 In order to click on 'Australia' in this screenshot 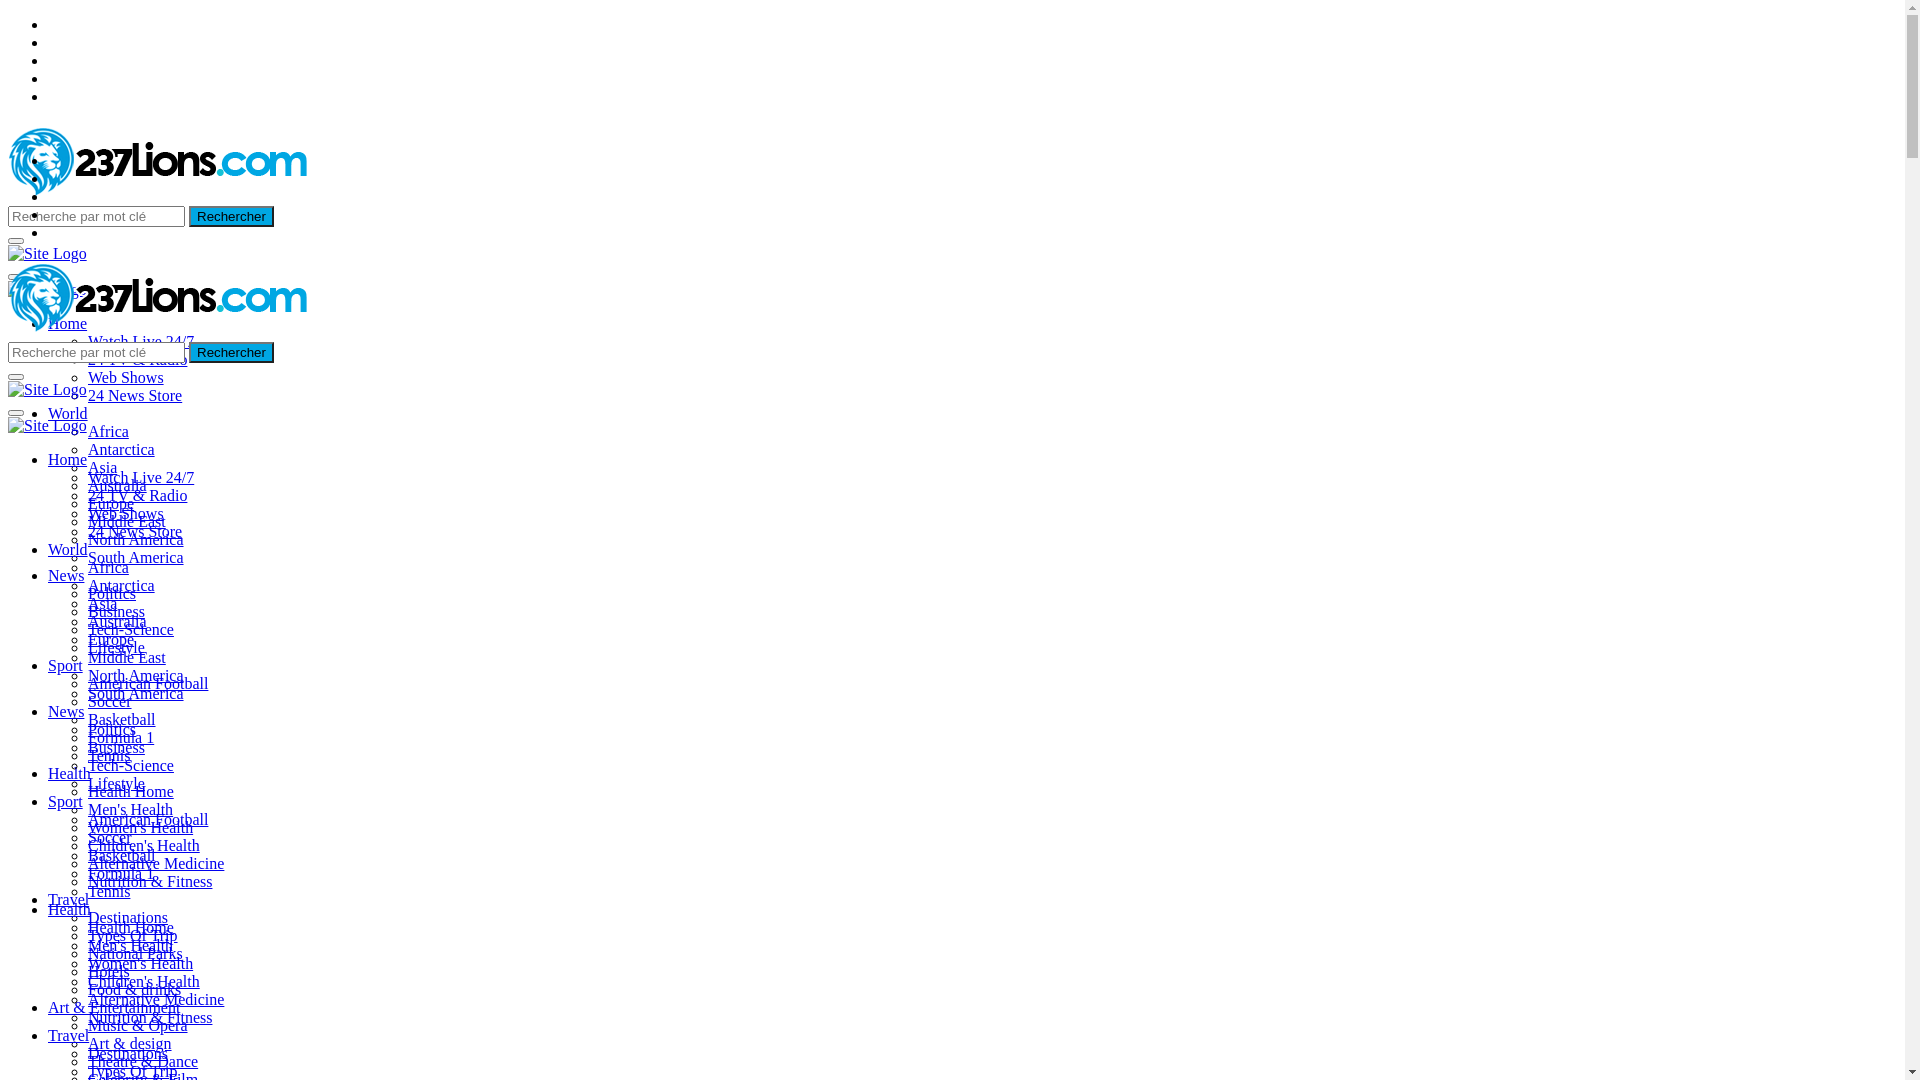, I will do `click(116, 485)`.